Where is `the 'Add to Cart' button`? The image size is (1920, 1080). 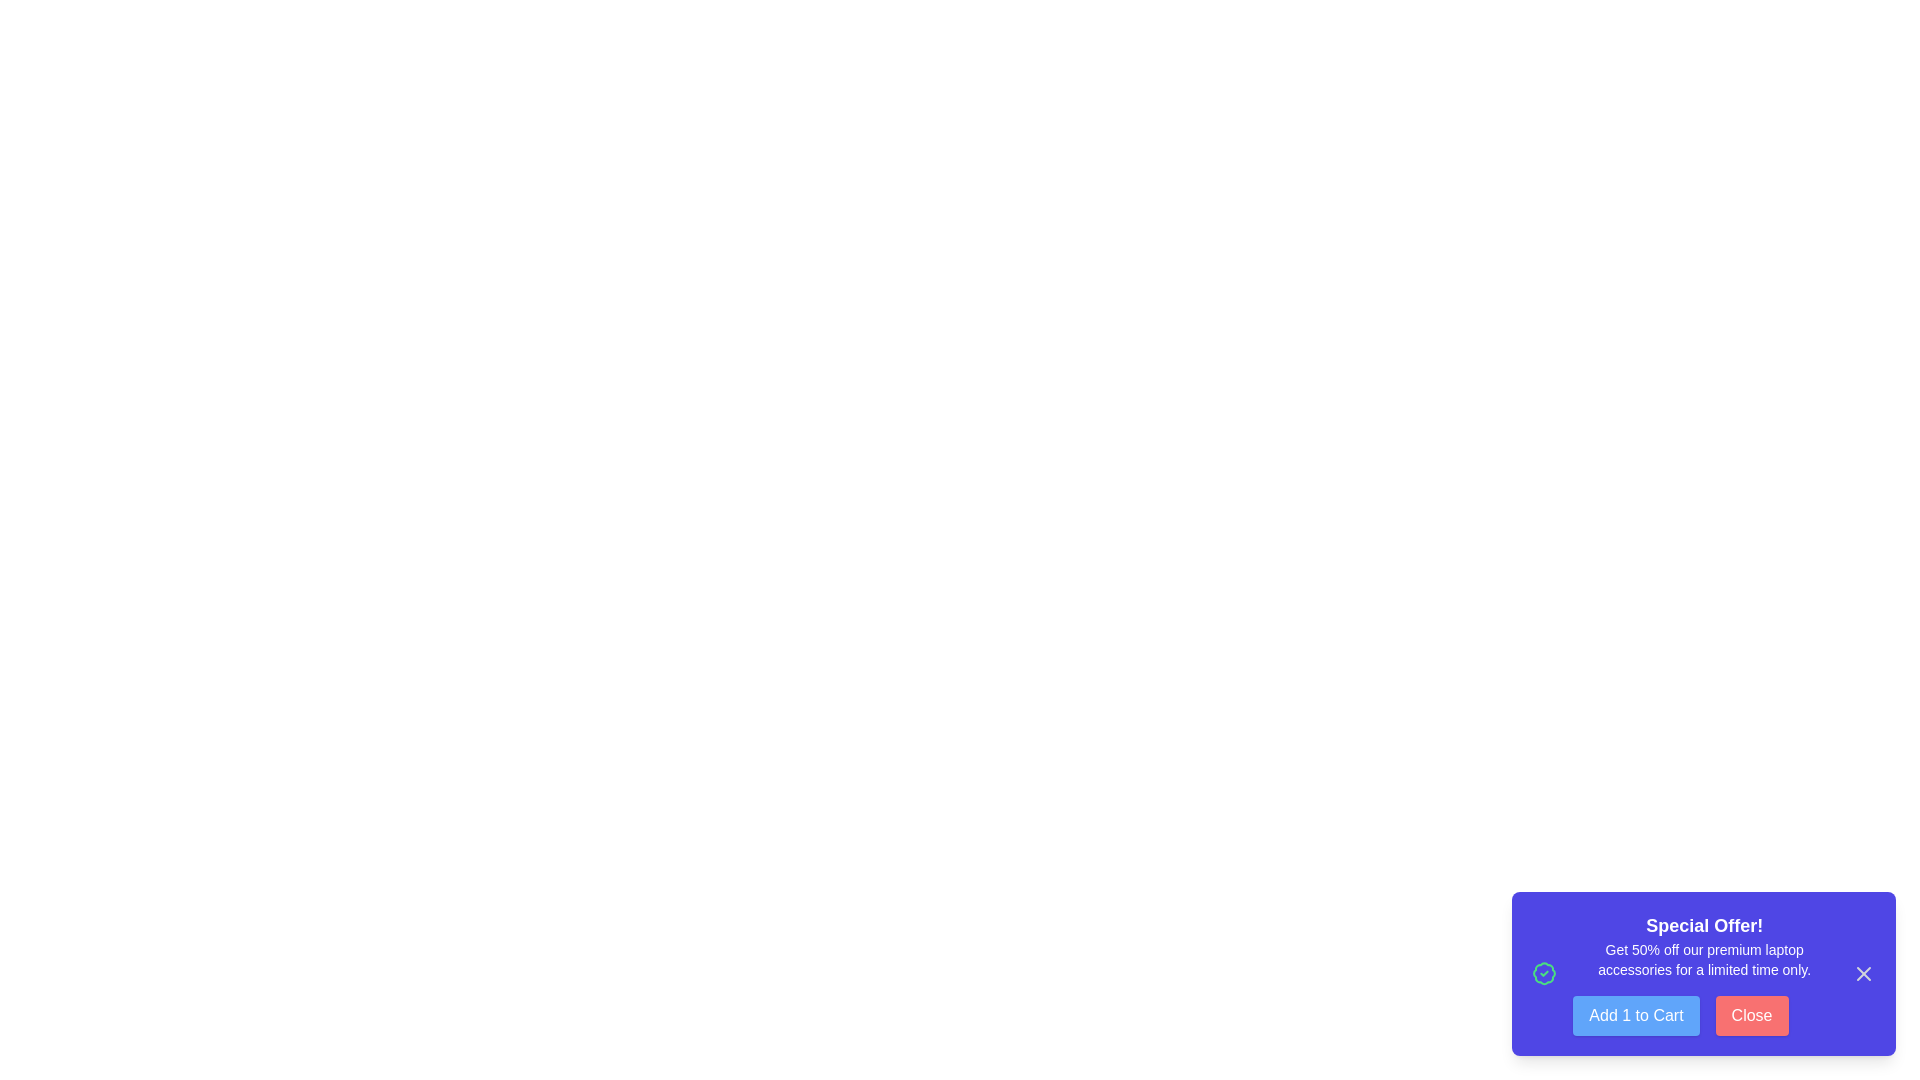 the 'Add to Cart' button is located at coordinates (1636, 1015).